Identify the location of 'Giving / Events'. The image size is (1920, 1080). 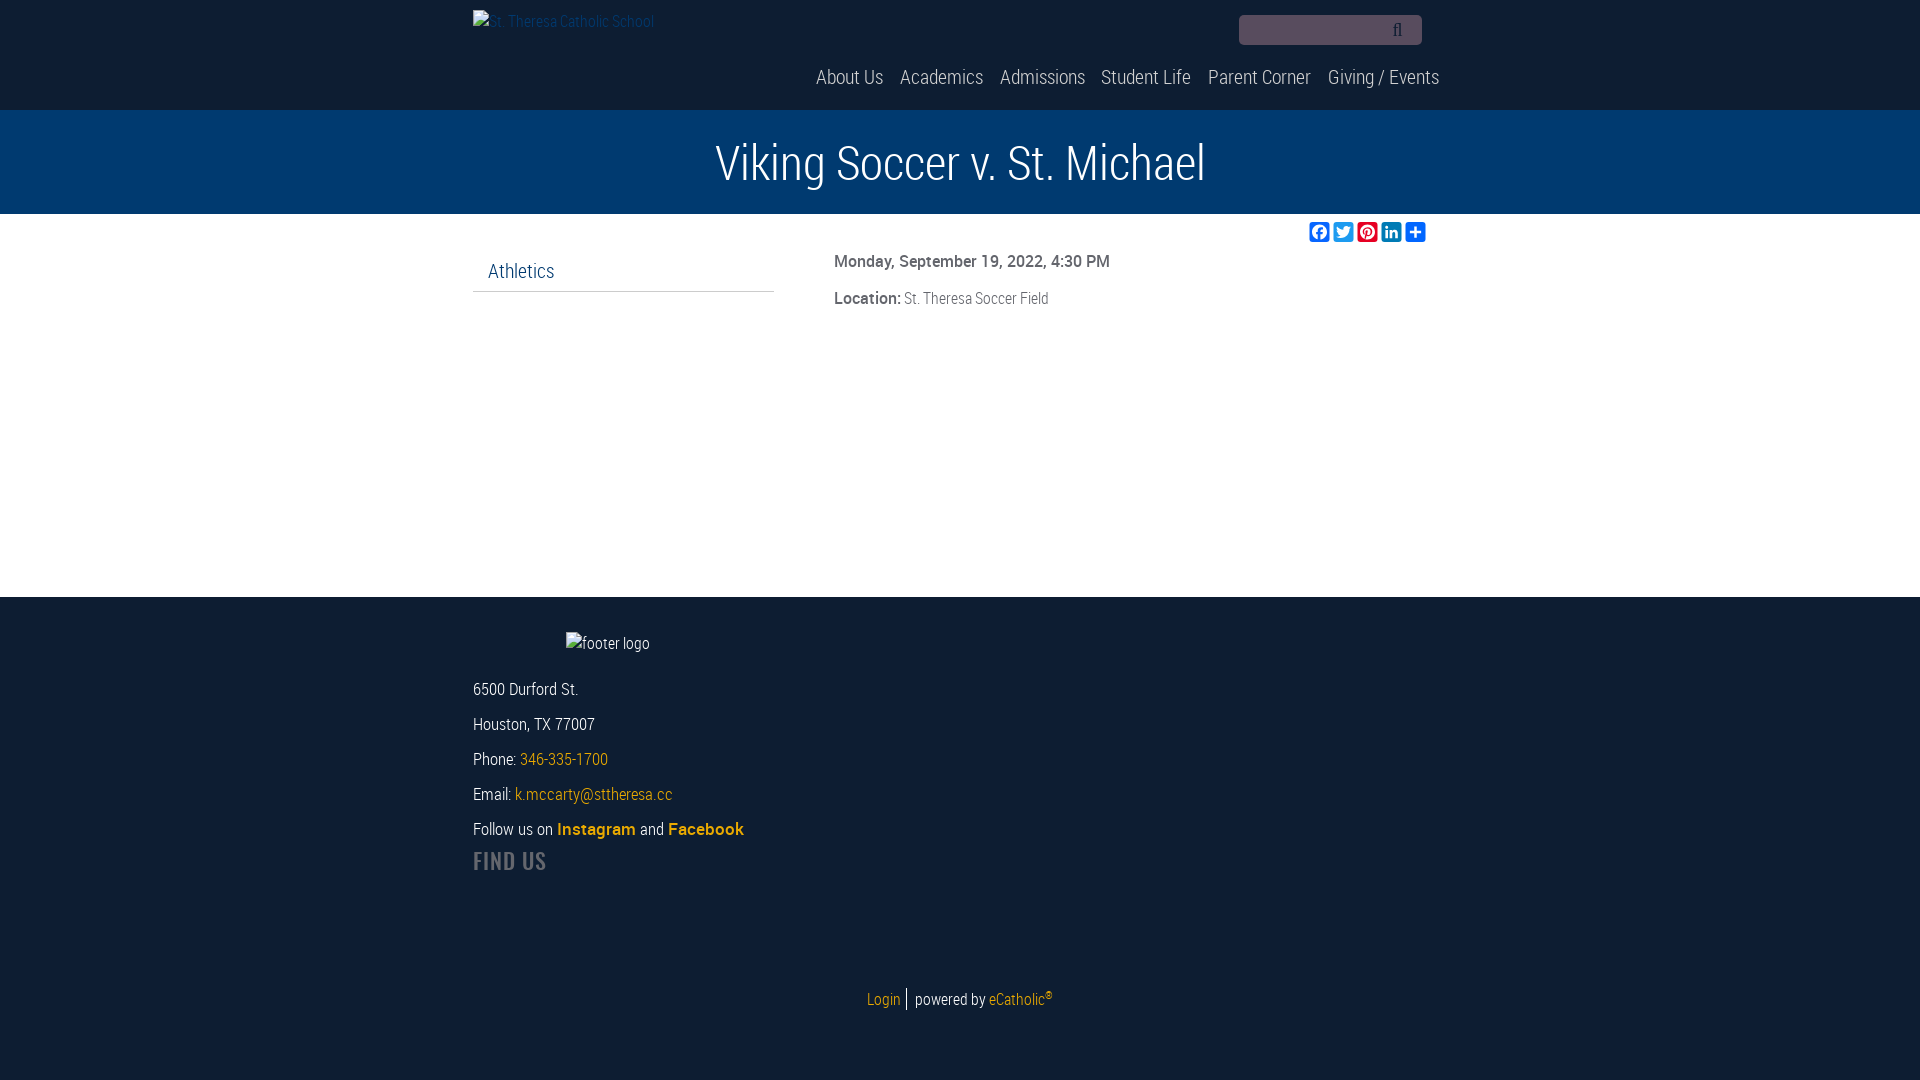
(1382, 75).